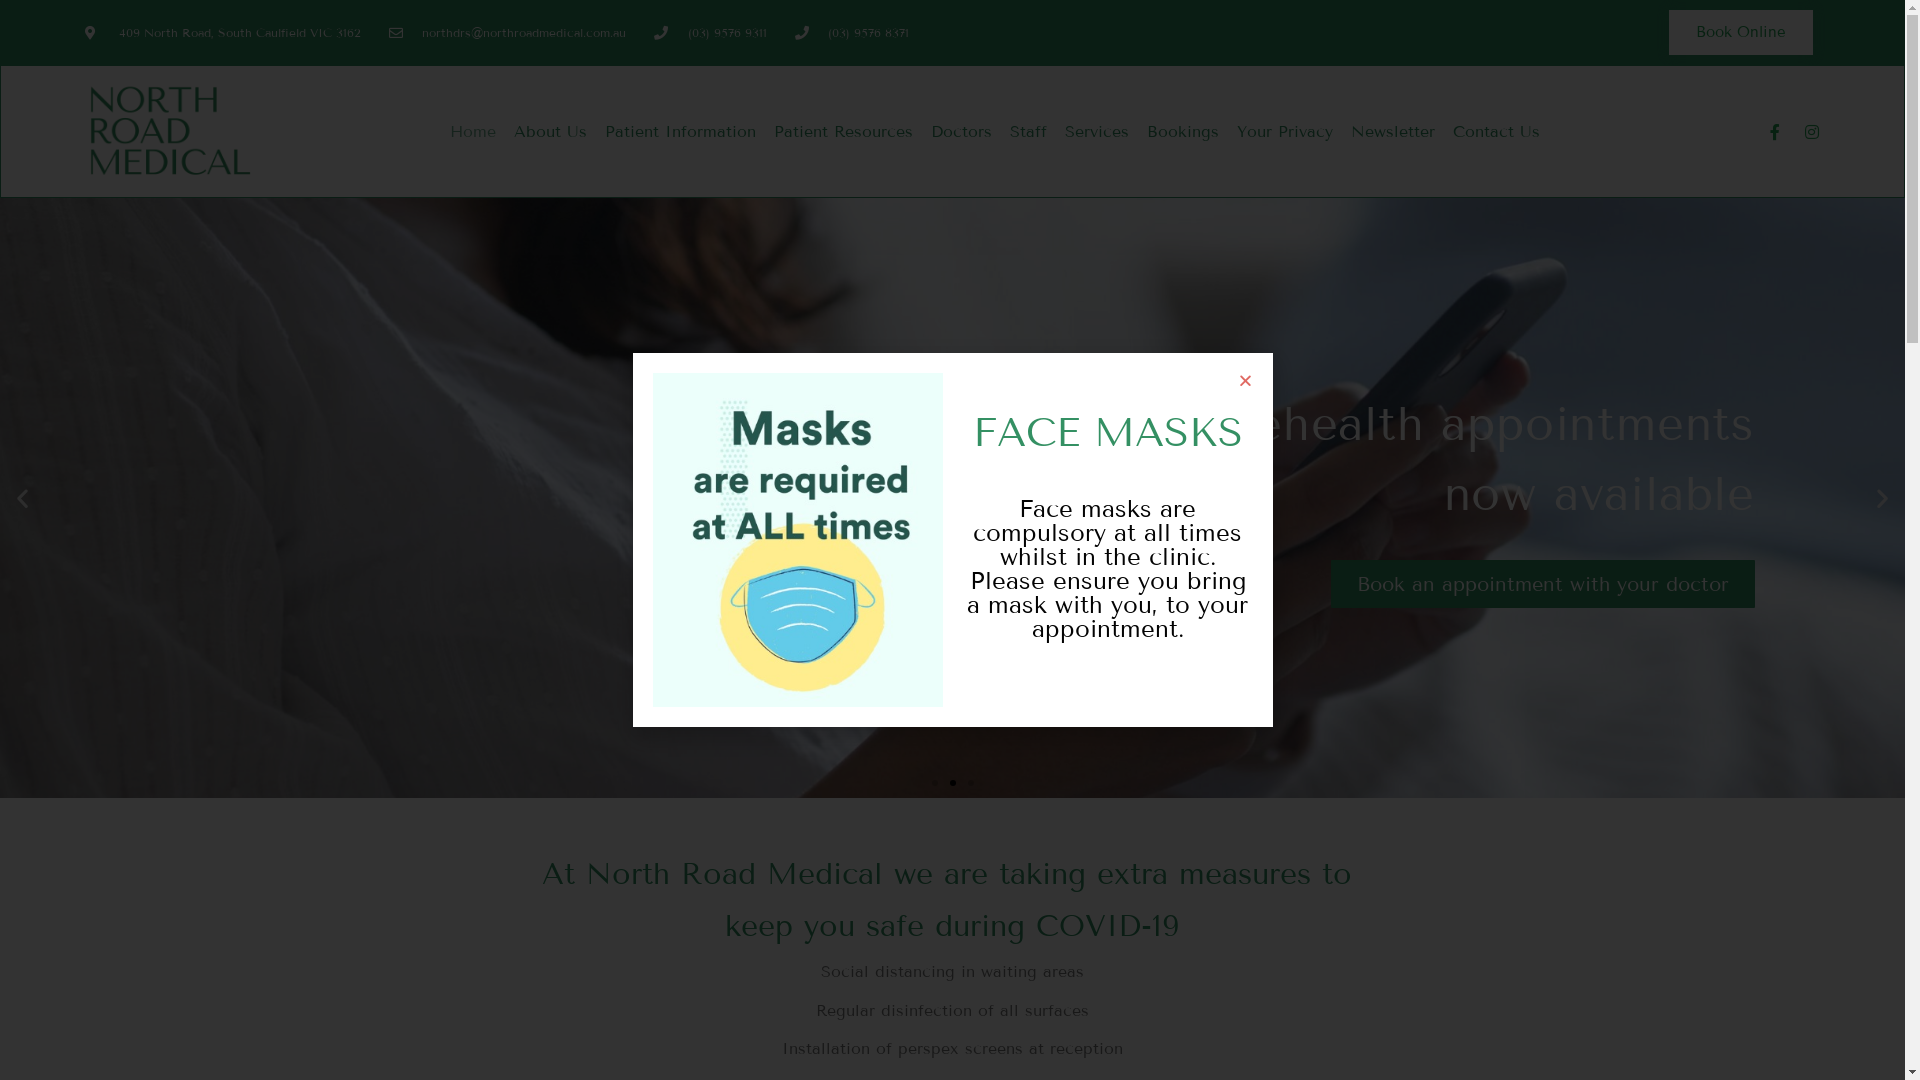 Image resolution: width=1920 pixels, height=1080 pixels. I want to click on 'Your Privacy', so click(1285, 131).